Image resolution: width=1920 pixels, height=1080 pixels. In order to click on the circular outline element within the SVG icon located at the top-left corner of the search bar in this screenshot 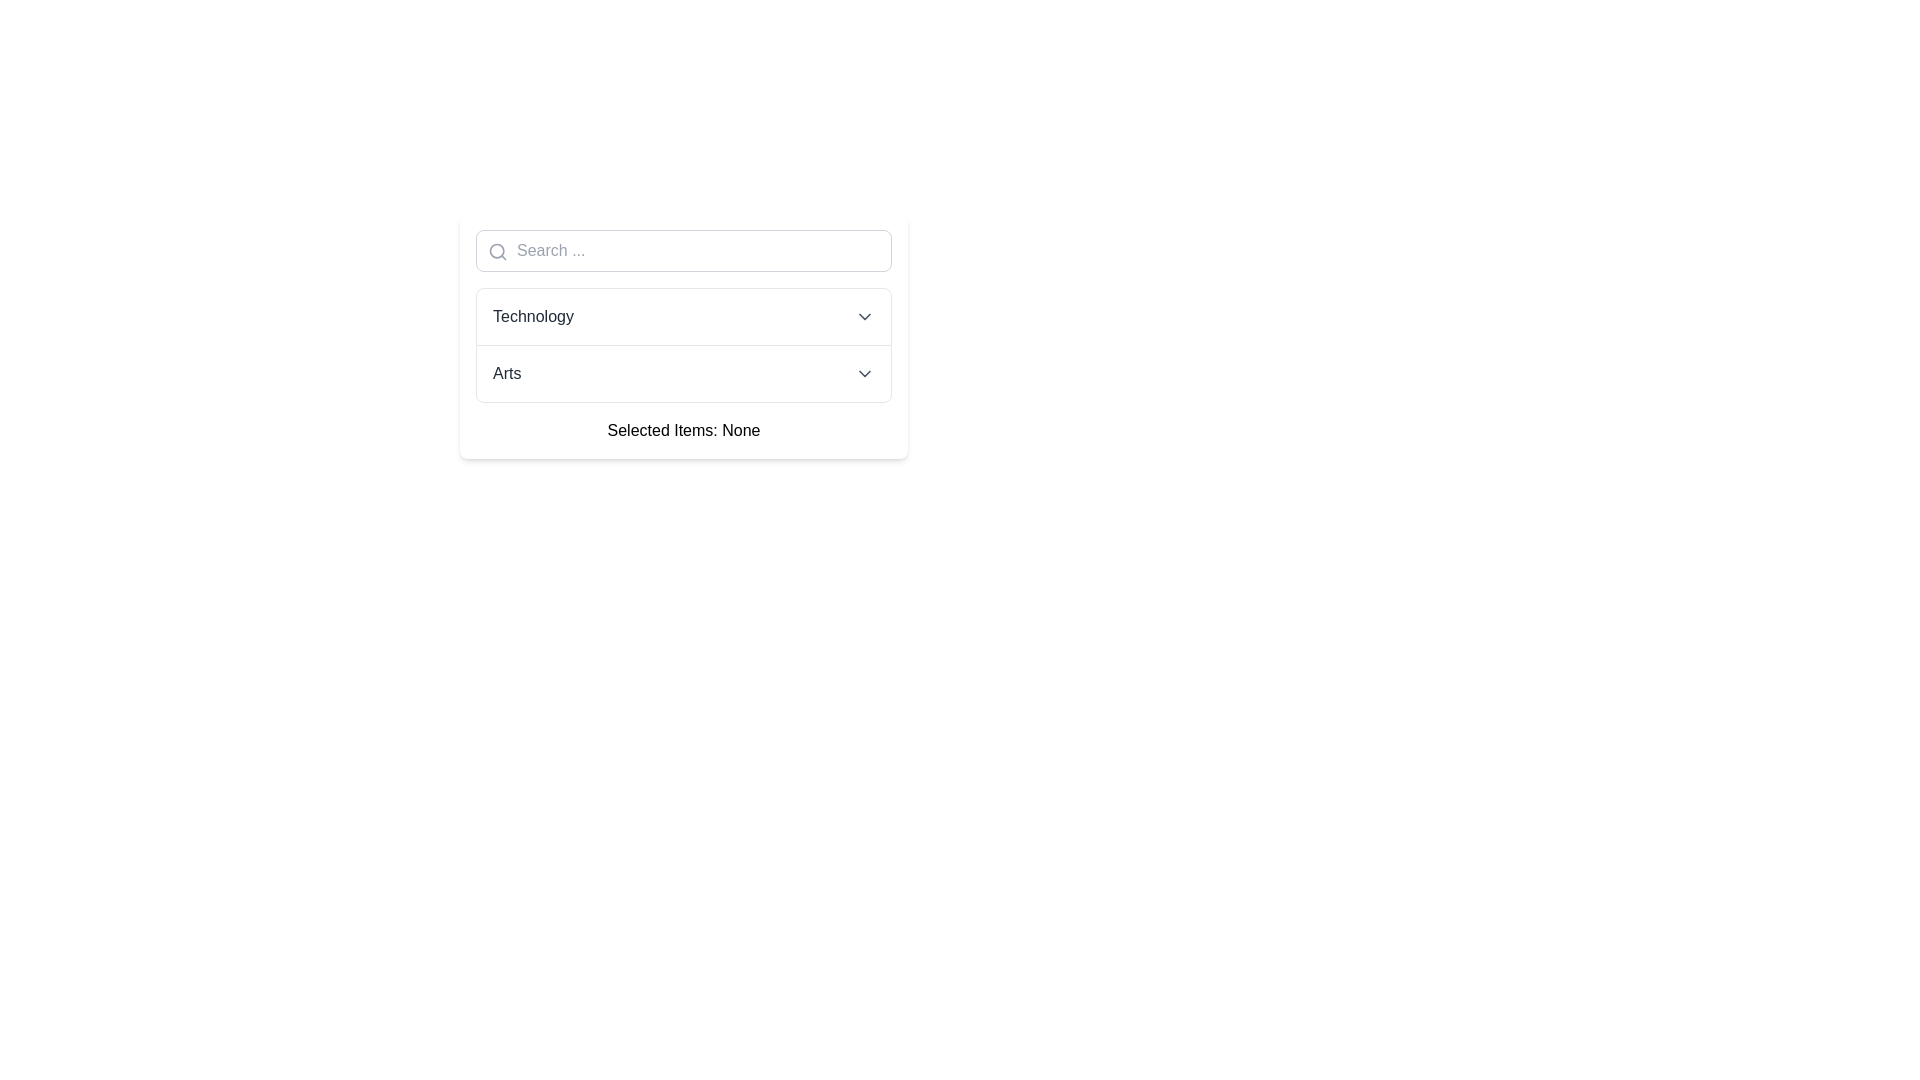, I will do `click(497, 250)`.